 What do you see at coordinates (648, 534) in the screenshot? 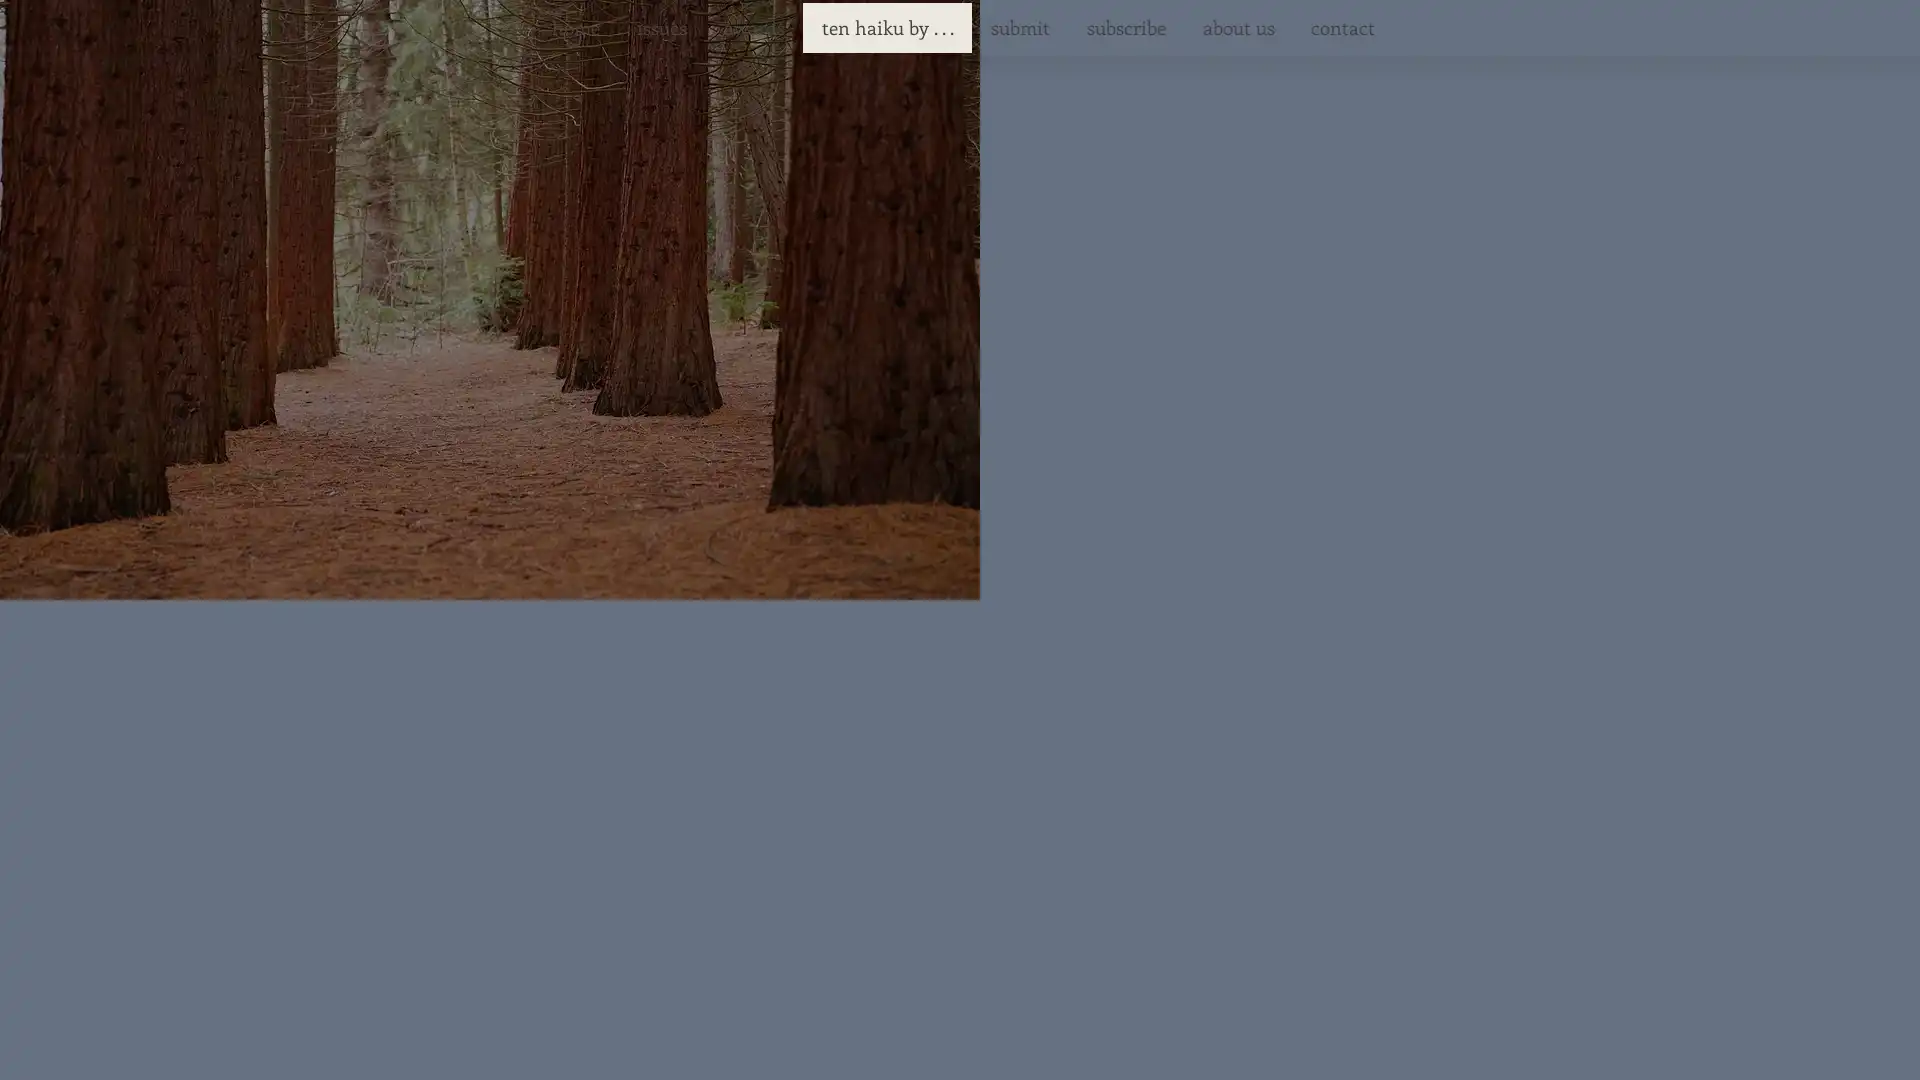
I see `Previous` at bounding box center [648, 534].